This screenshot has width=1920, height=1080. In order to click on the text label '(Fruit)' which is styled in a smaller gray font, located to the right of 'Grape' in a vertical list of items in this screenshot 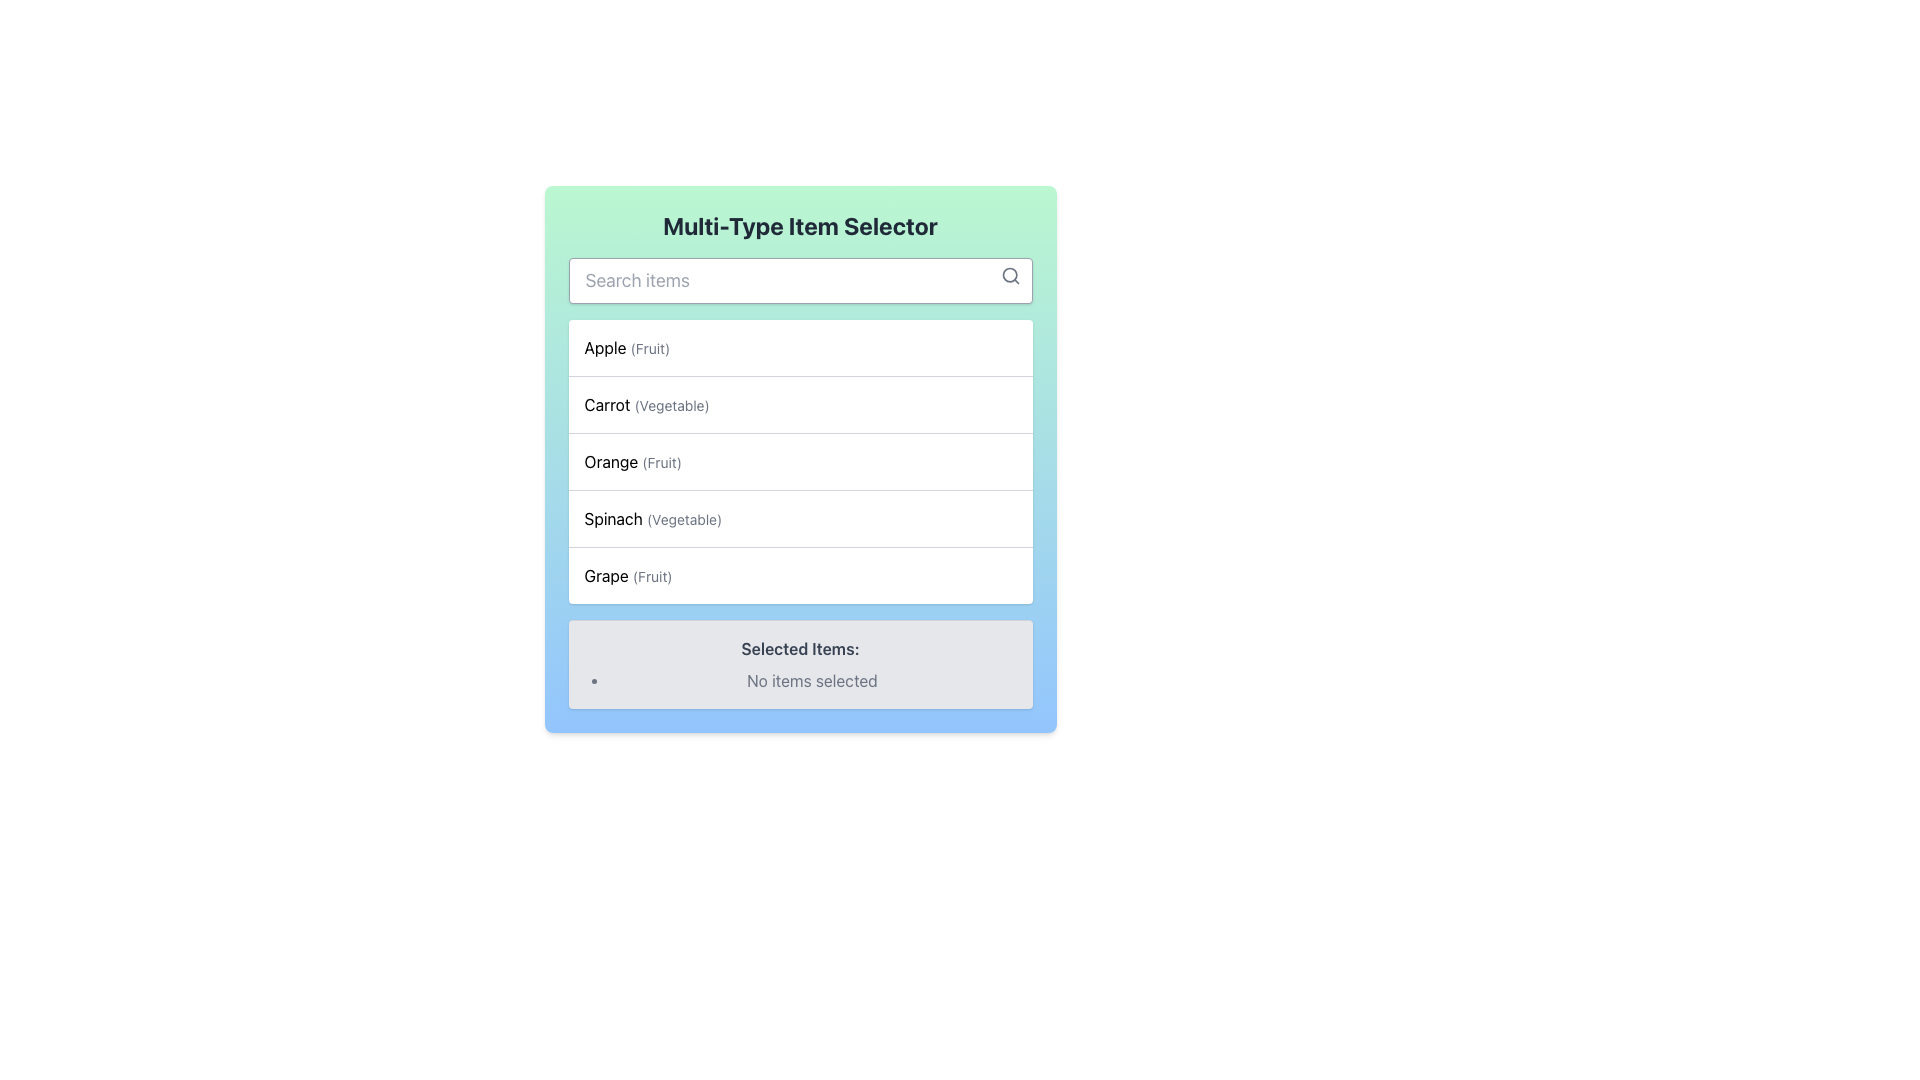, I will do `click(652, 576)`.